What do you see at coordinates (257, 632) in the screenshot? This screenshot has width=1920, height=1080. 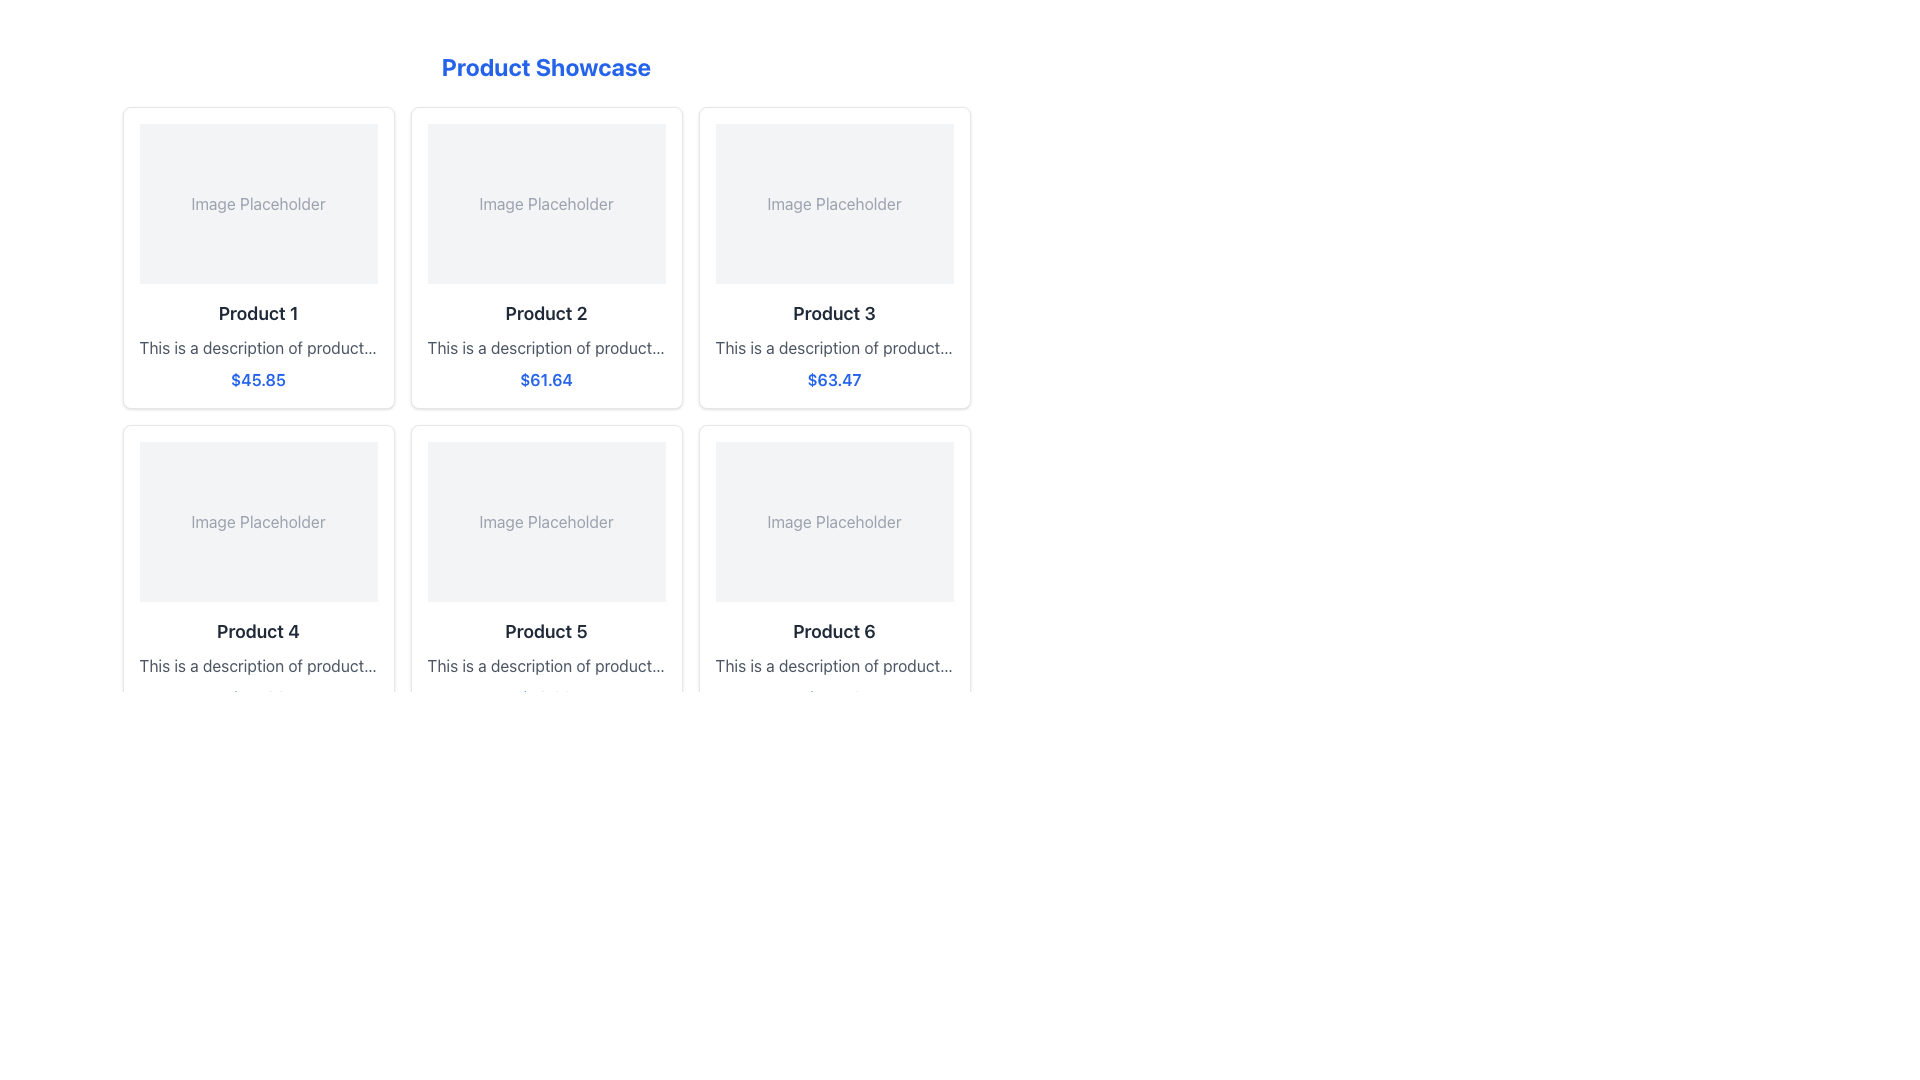 I see `the text label stating 'Product 4'` at bounding box center [257, 632].